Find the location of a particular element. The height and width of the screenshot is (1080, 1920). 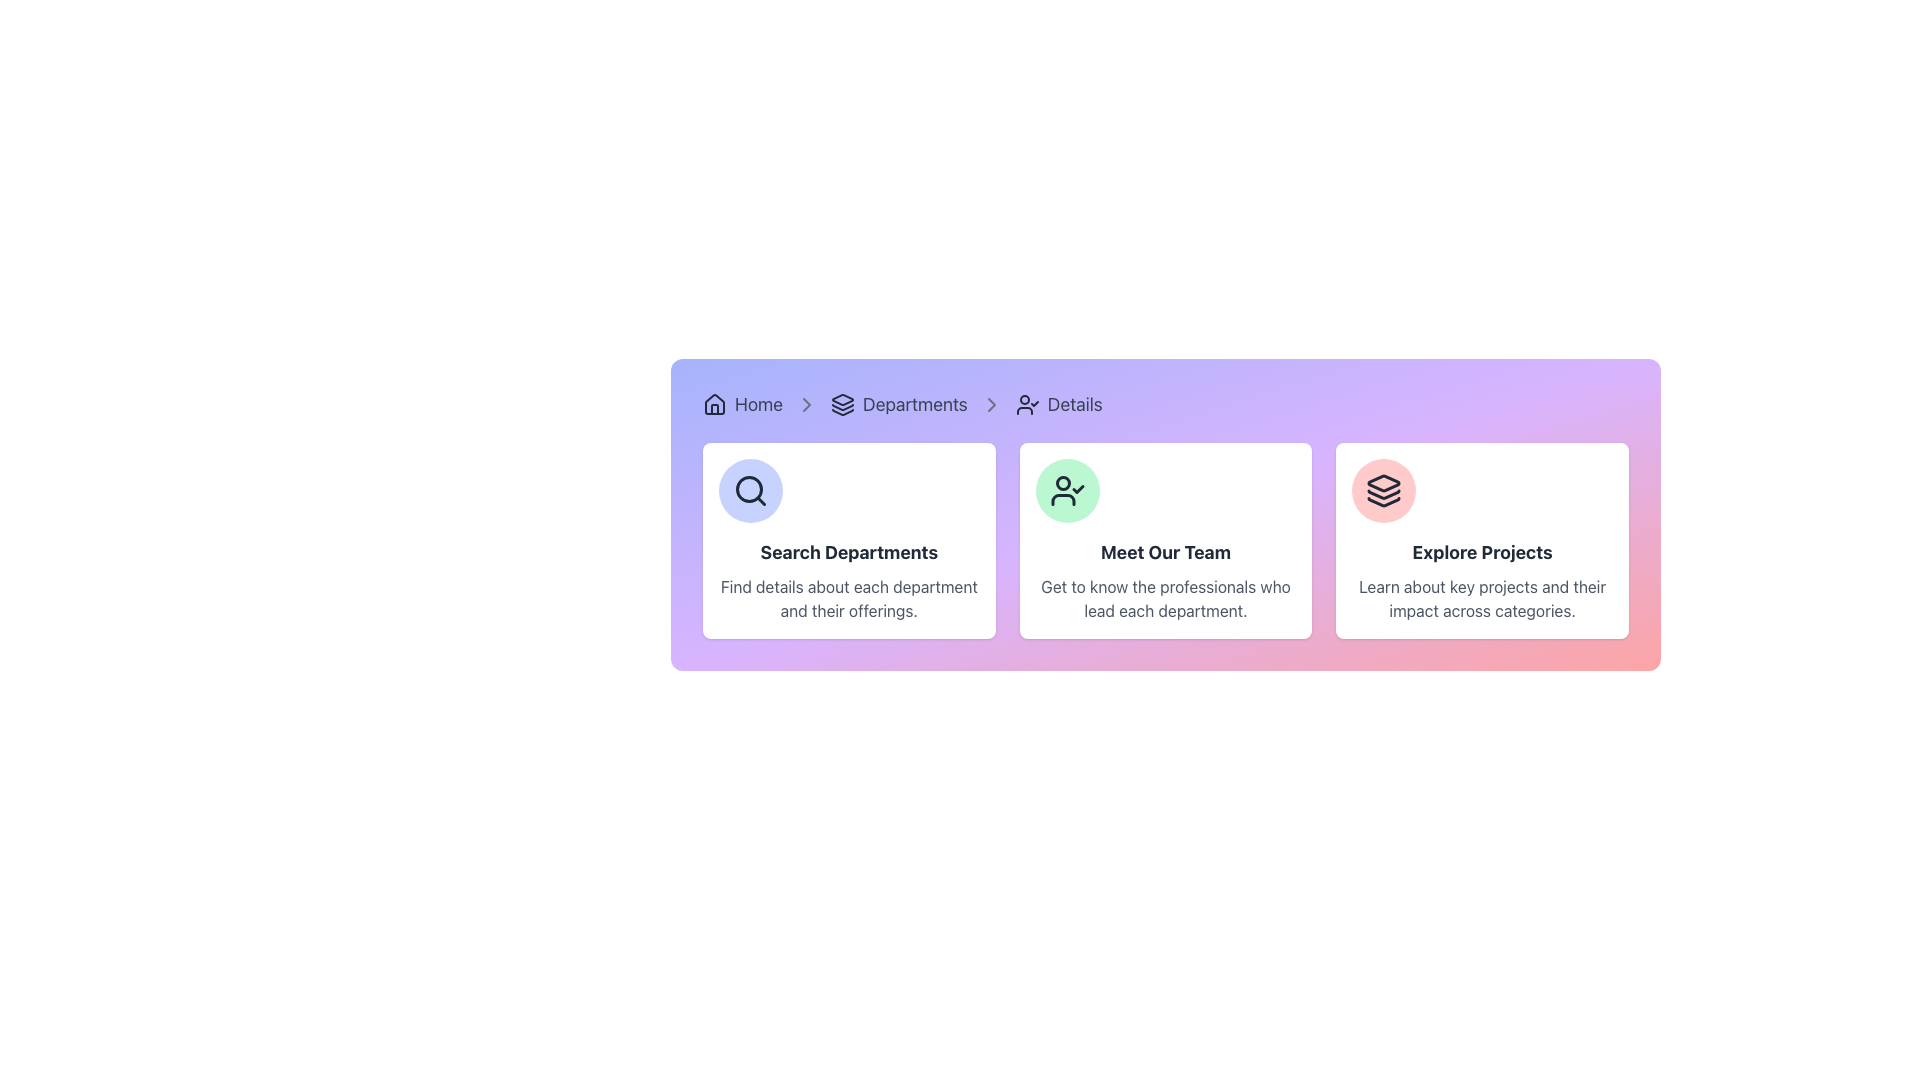

the 'Home' icon in the breadcrumb navigation bar is located at coordinates (715, 404).